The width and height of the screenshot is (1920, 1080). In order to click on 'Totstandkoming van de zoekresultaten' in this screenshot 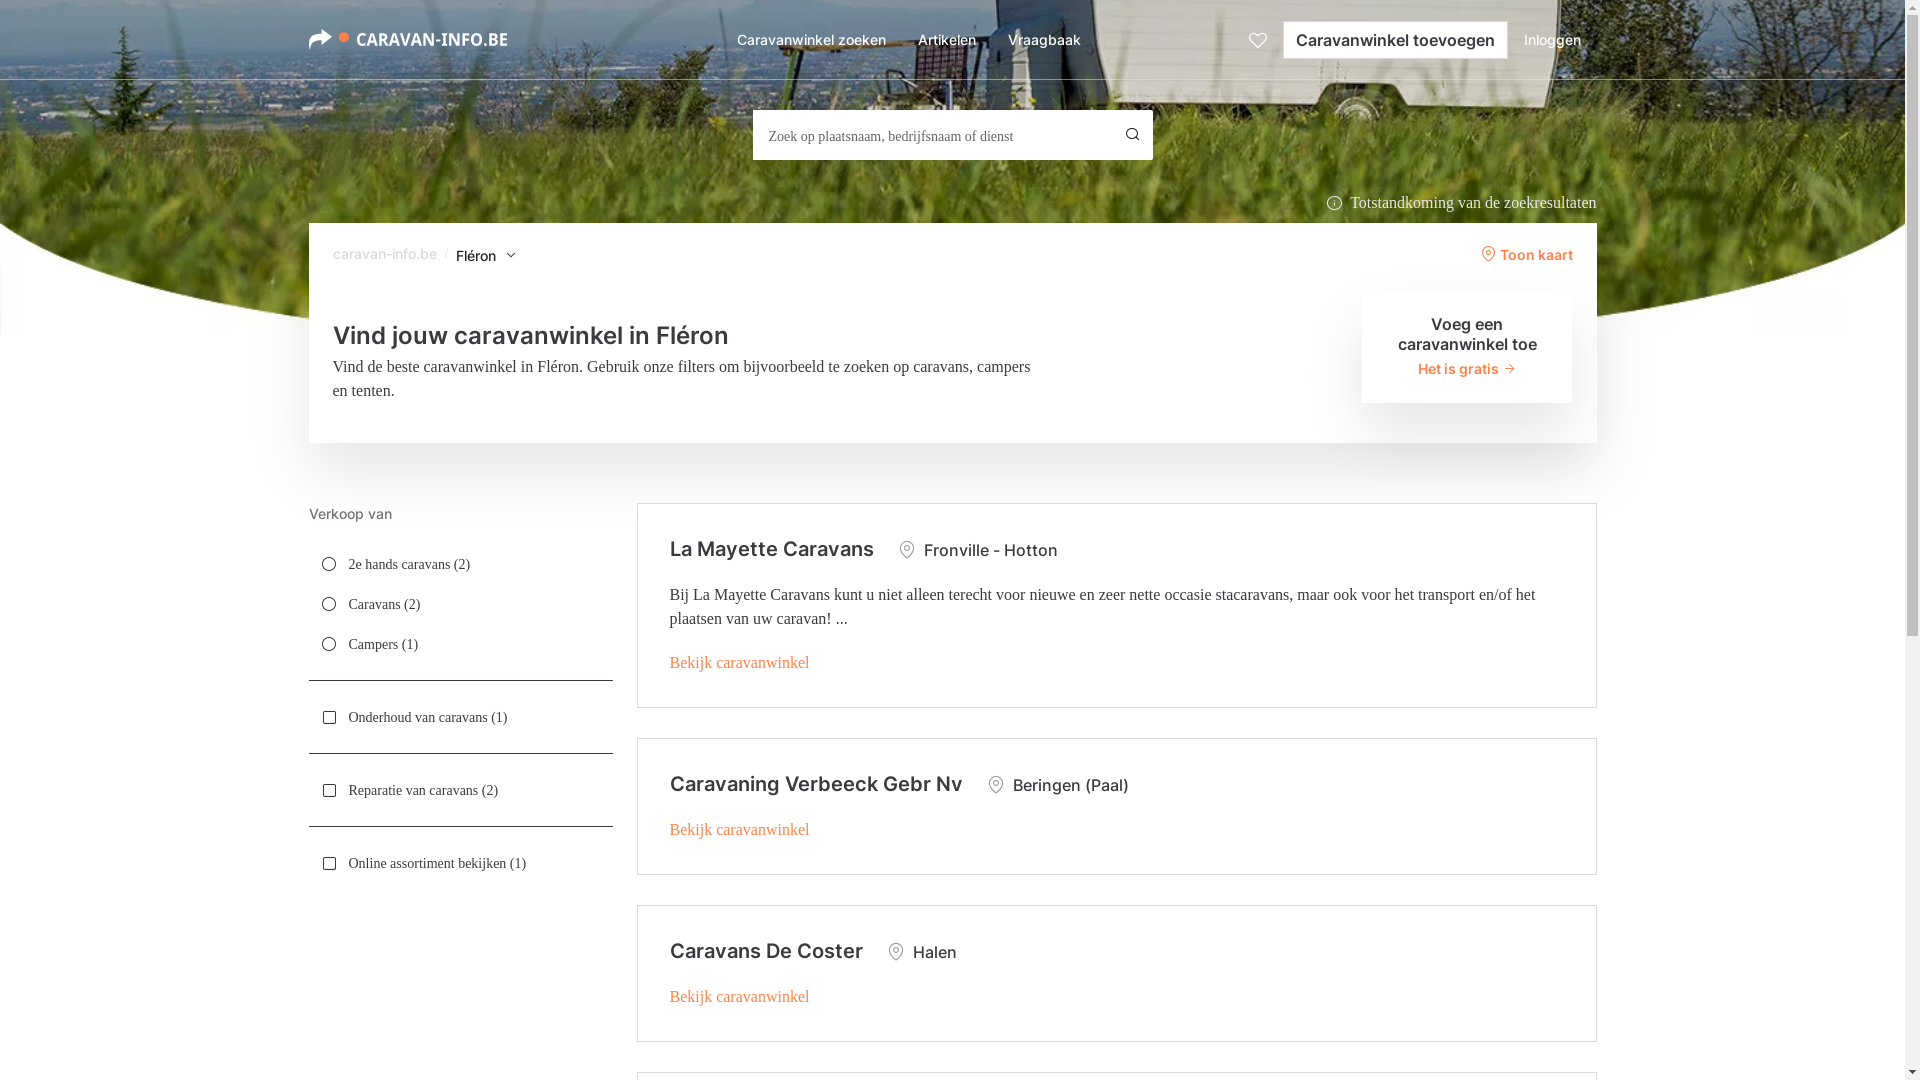, I will do `click(1460, 203)`.